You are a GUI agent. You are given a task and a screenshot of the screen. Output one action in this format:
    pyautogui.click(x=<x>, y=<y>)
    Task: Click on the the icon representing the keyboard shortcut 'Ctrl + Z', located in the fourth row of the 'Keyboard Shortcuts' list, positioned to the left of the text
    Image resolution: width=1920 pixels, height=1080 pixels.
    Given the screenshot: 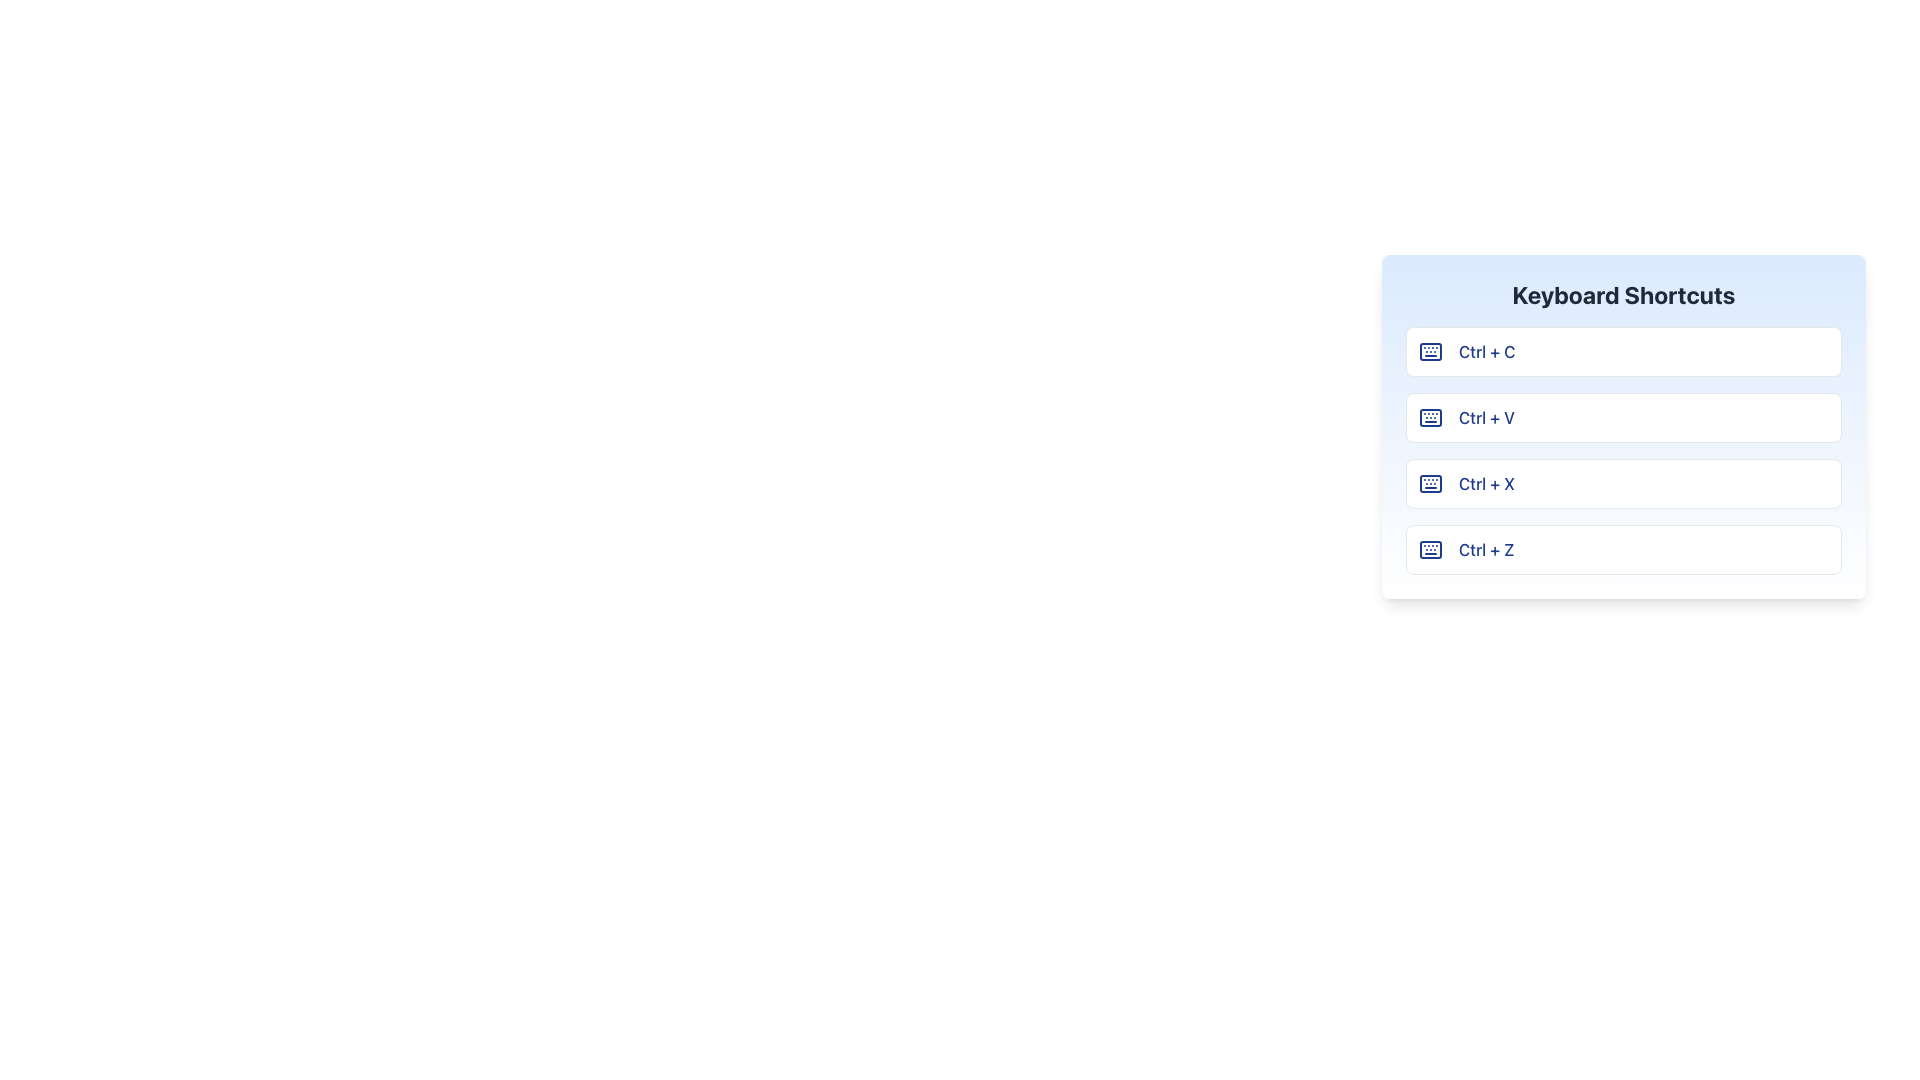 What is the action you would take?
    pyautogui.click(x=1429, y=550)
    